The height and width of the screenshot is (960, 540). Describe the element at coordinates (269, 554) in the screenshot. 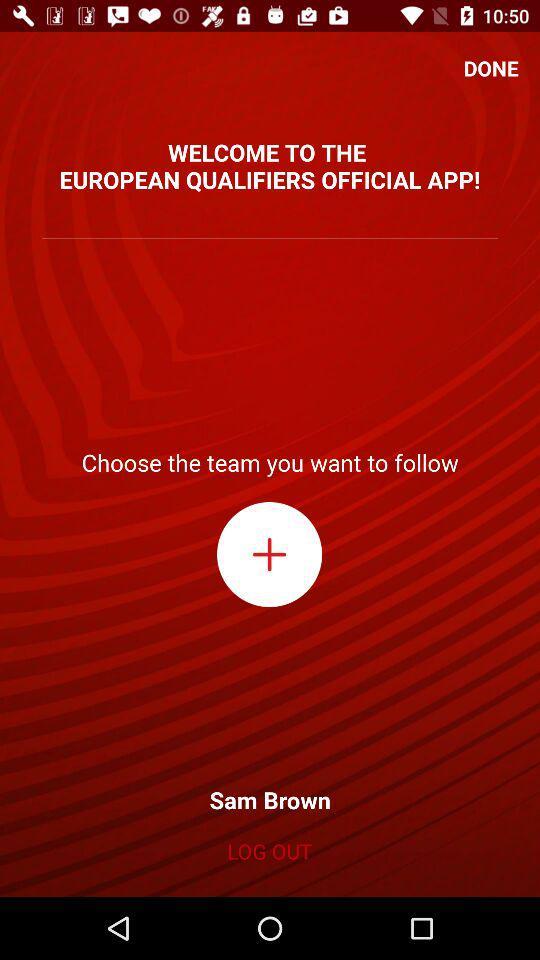

I see `choose a team to follow` at that location.